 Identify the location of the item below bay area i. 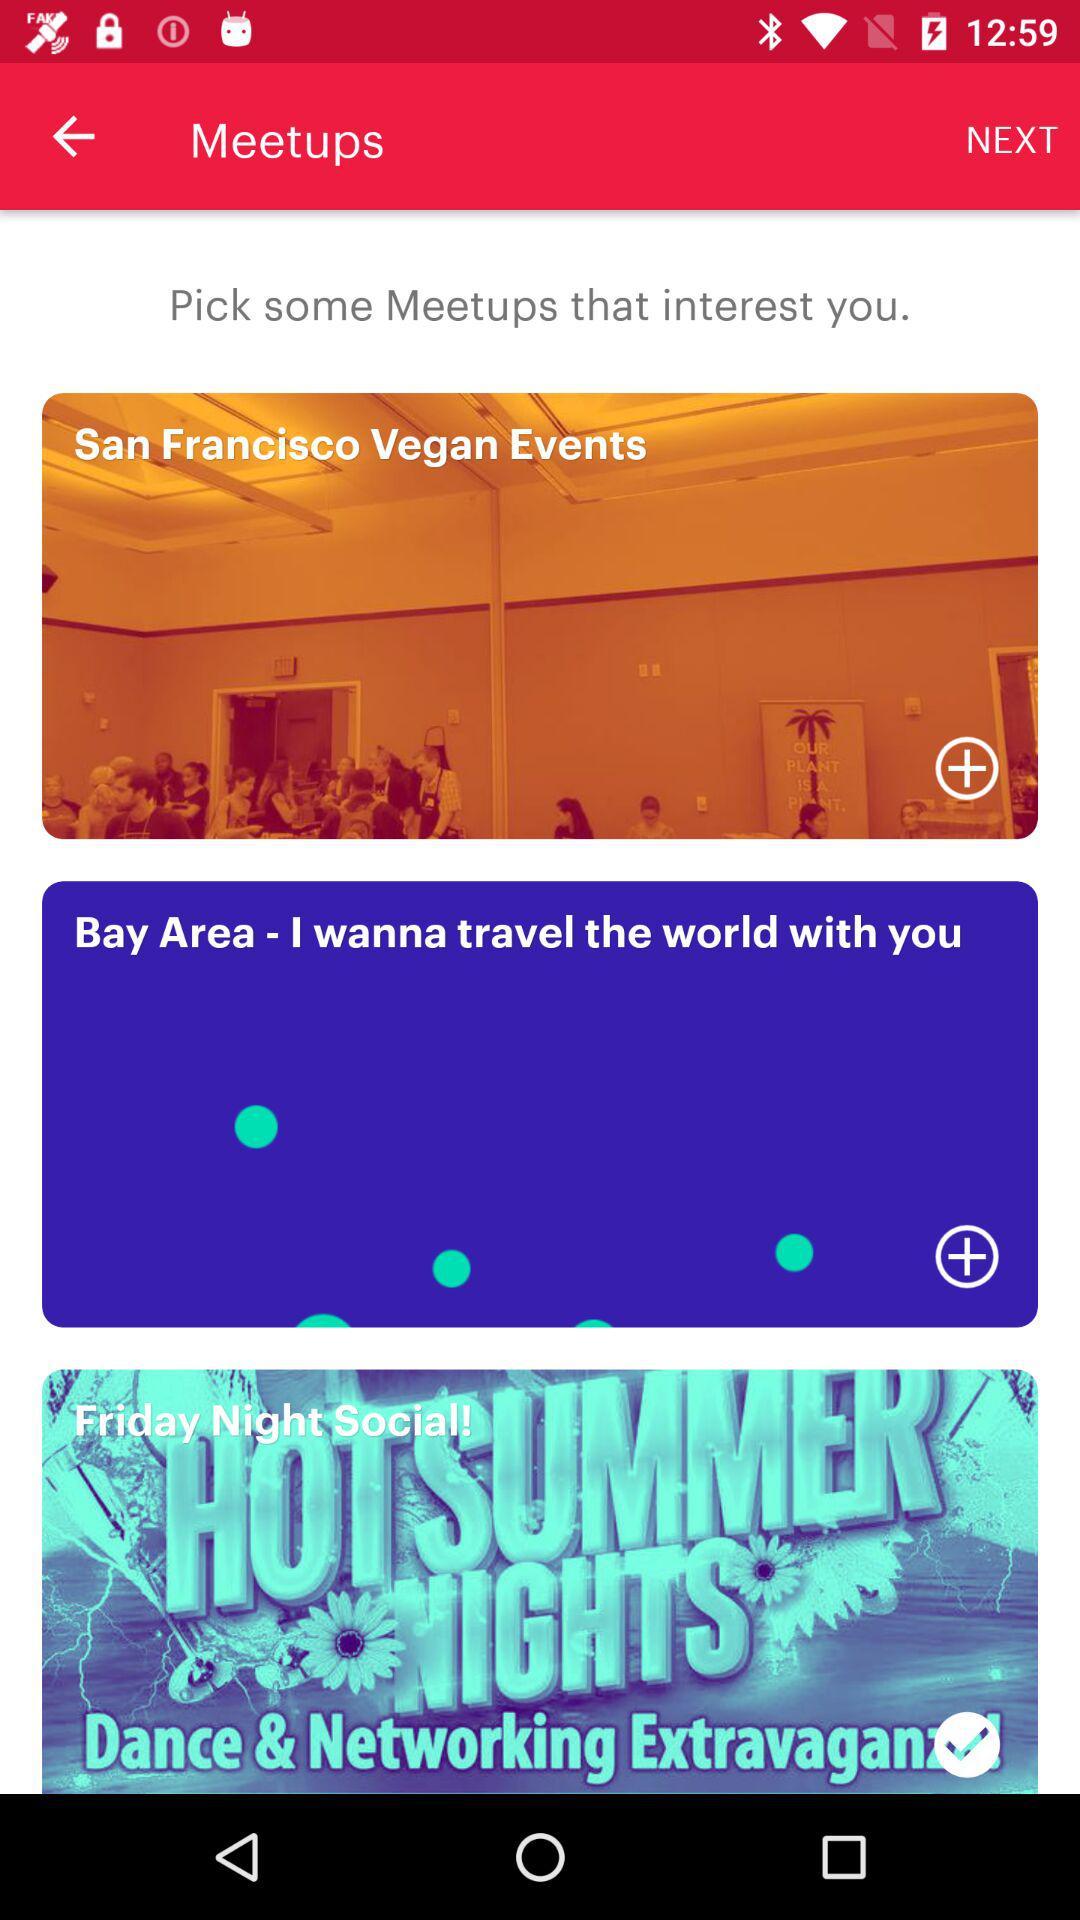
(966, 1255).